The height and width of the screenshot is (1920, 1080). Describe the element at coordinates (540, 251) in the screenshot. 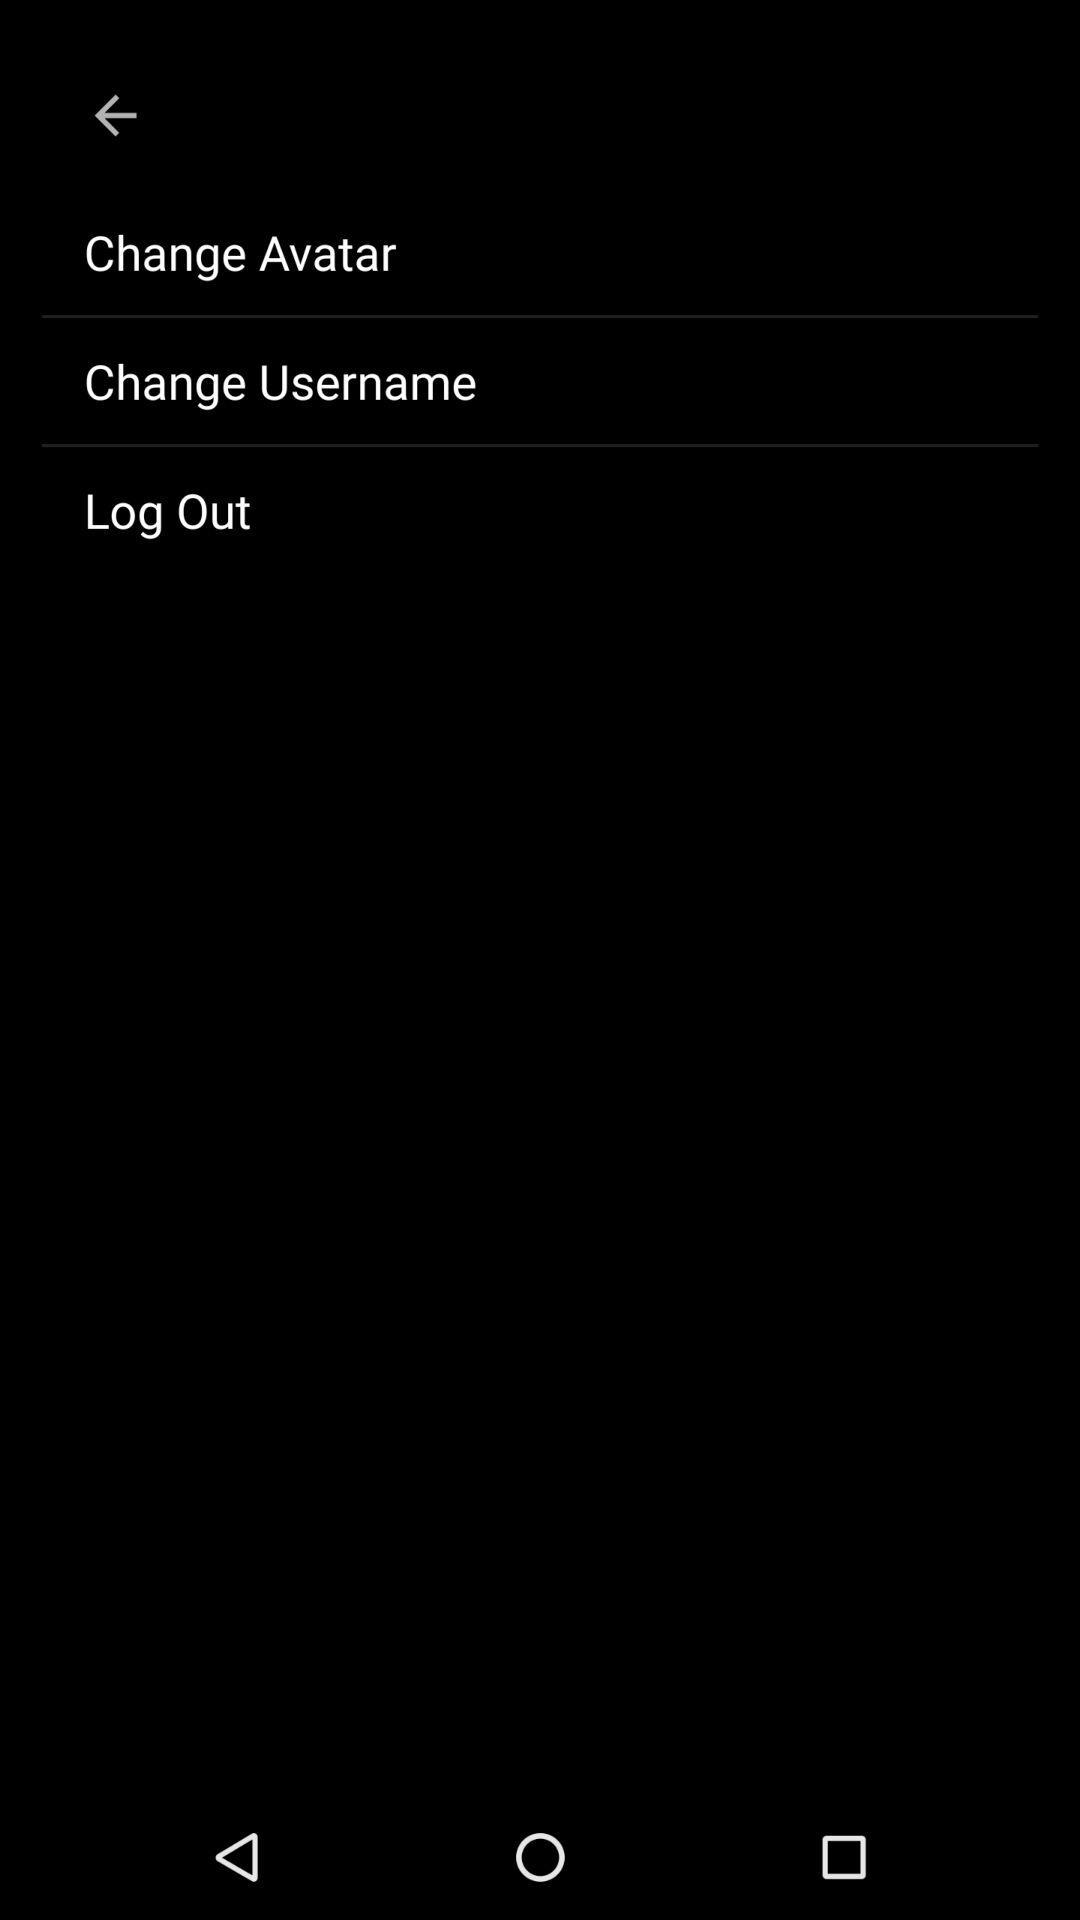

I see `the item above change username icon` at that location.